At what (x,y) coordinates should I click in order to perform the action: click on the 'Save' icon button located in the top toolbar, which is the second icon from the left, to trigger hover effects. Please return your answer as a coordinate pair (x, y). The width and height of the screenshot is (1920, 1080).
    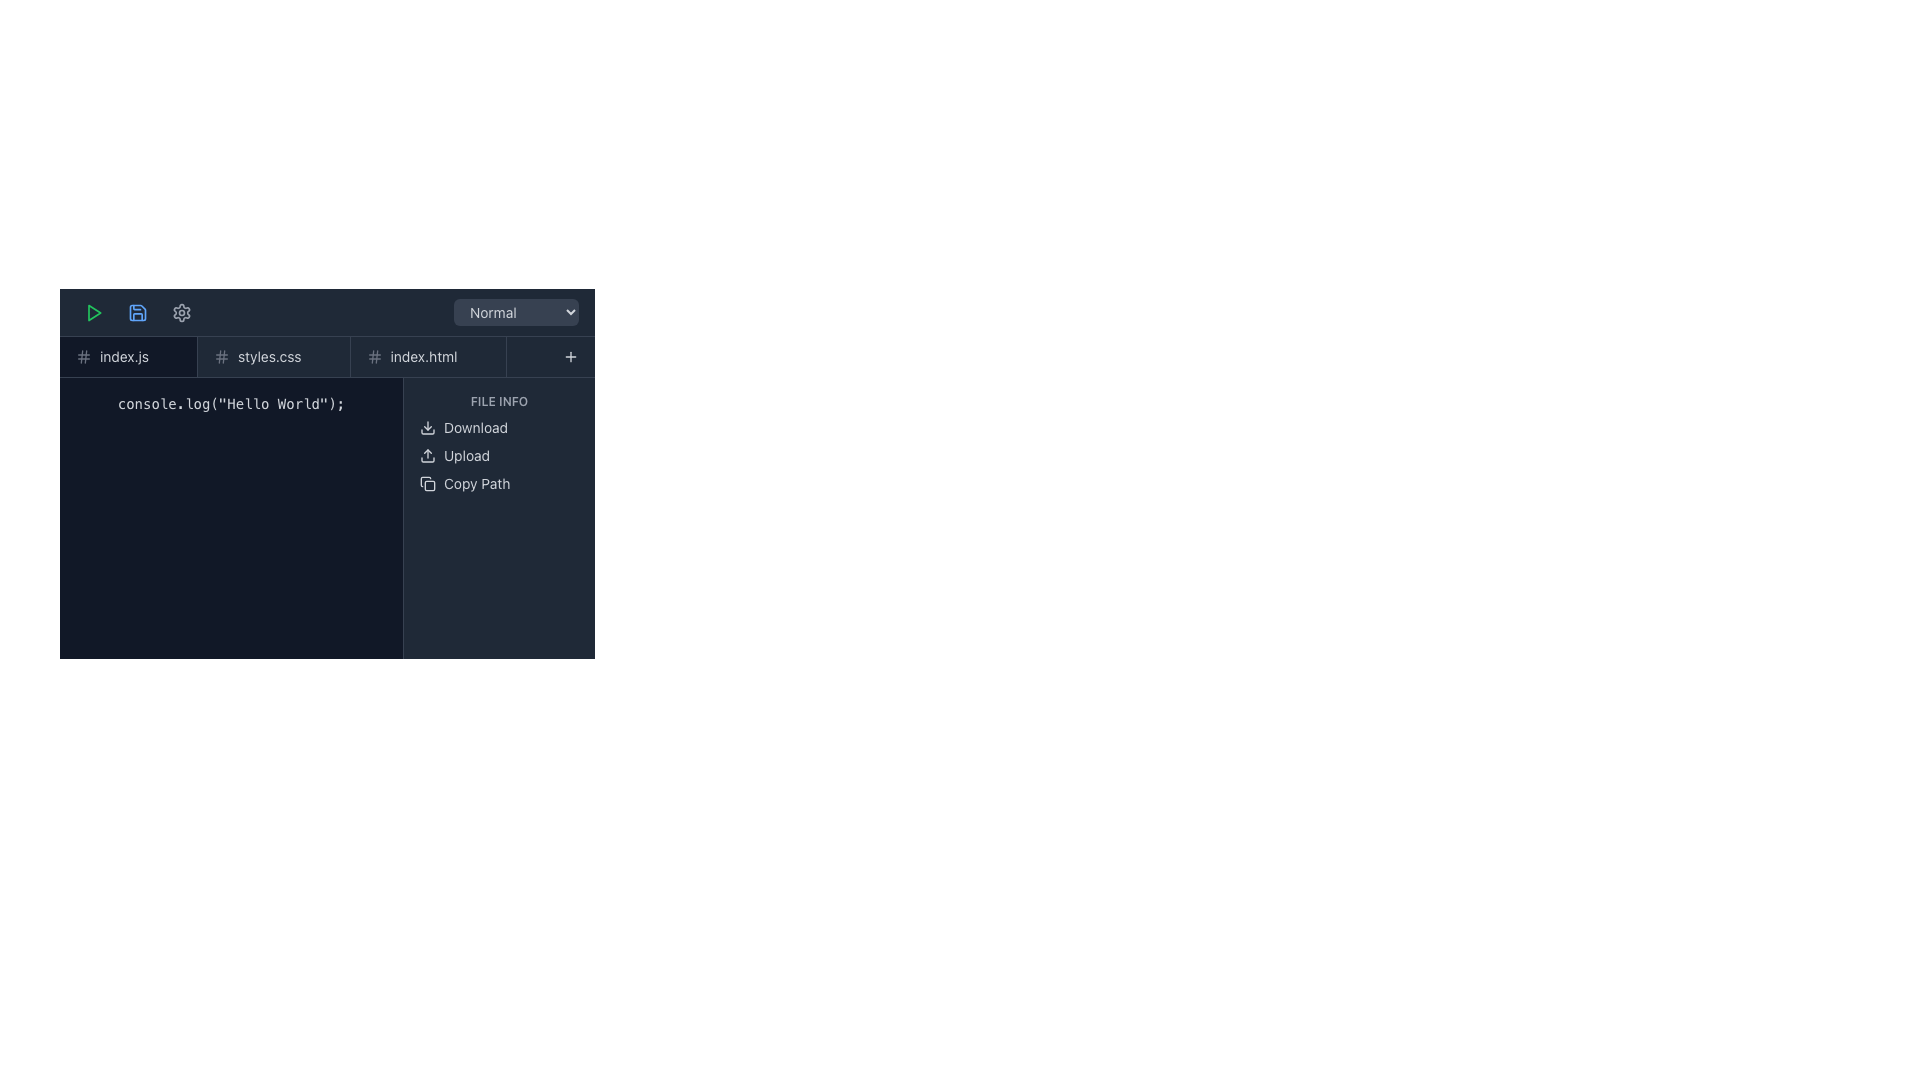
    Looking at the image, I should click on (137, 312).